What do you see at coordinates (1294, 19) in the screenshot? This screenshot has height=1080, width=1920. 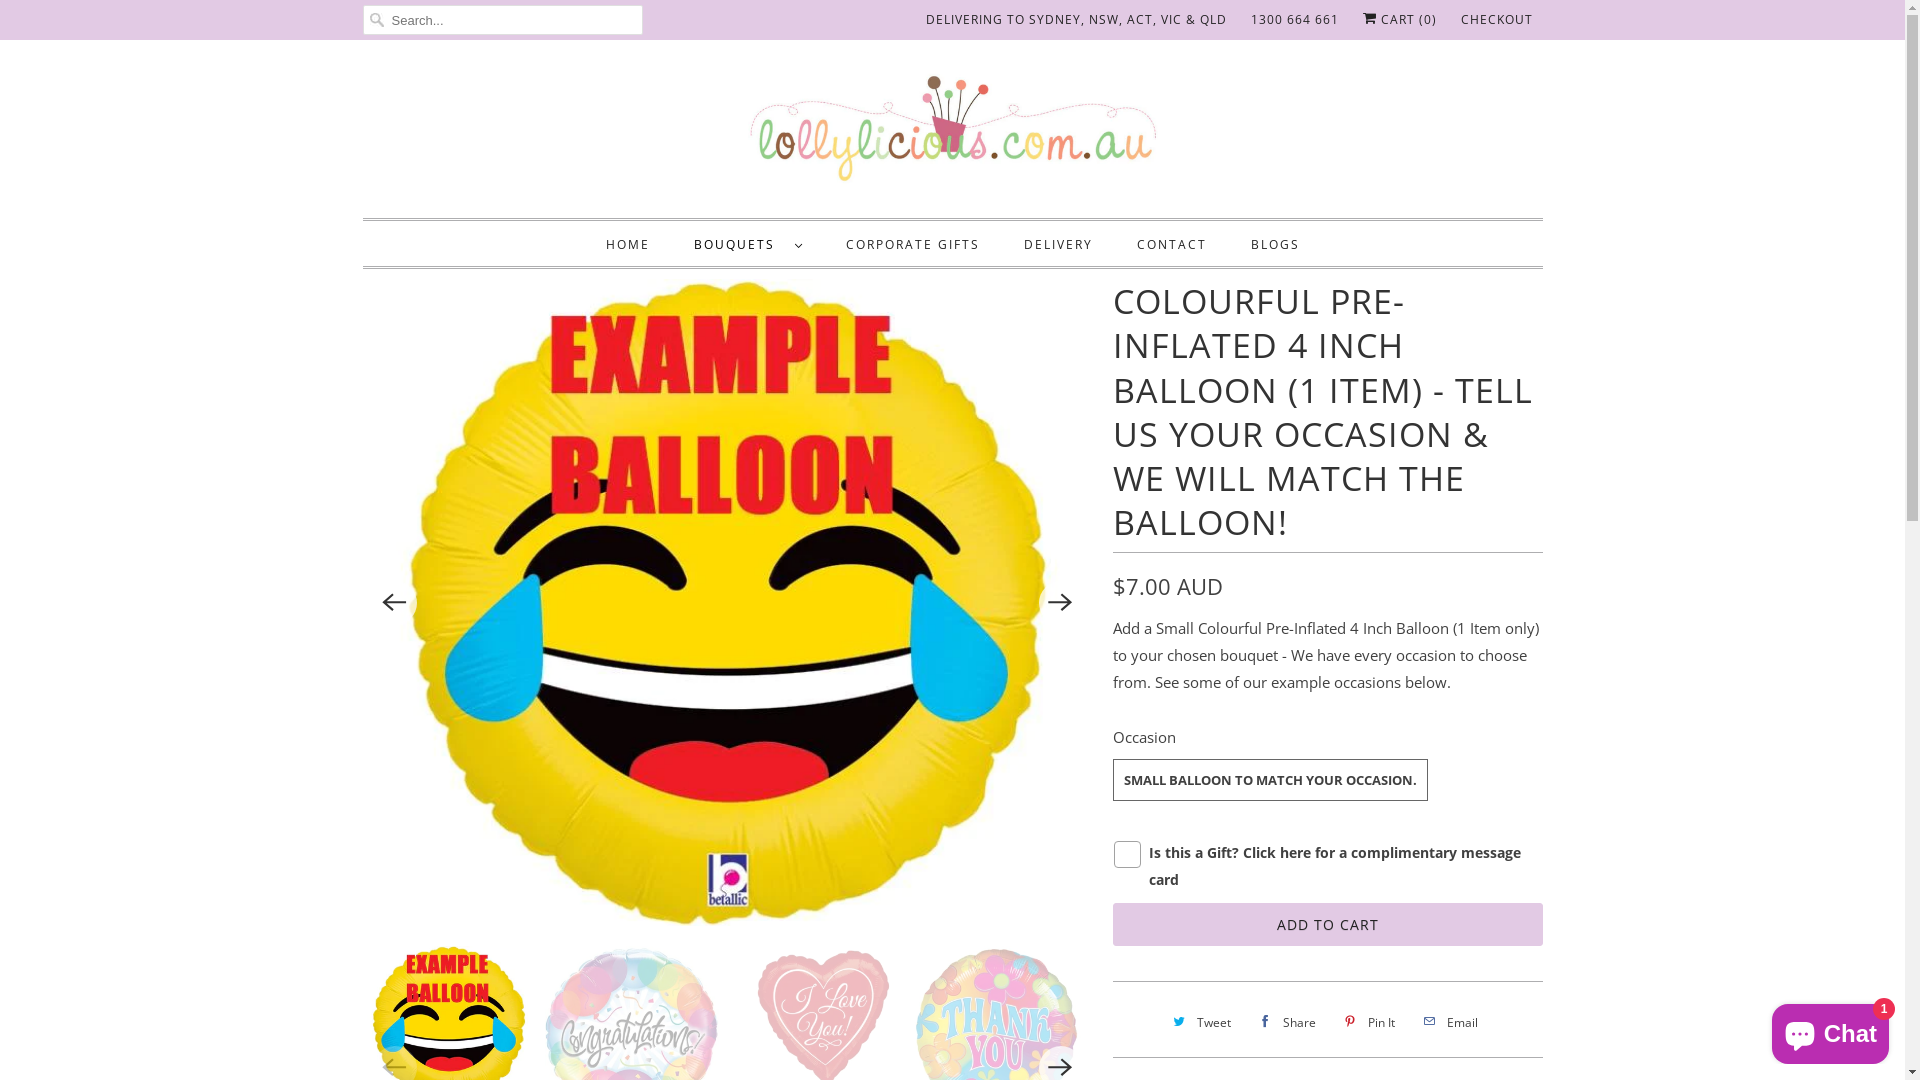 I see `'1300 664 661'` at bounding box center [1294, 19].